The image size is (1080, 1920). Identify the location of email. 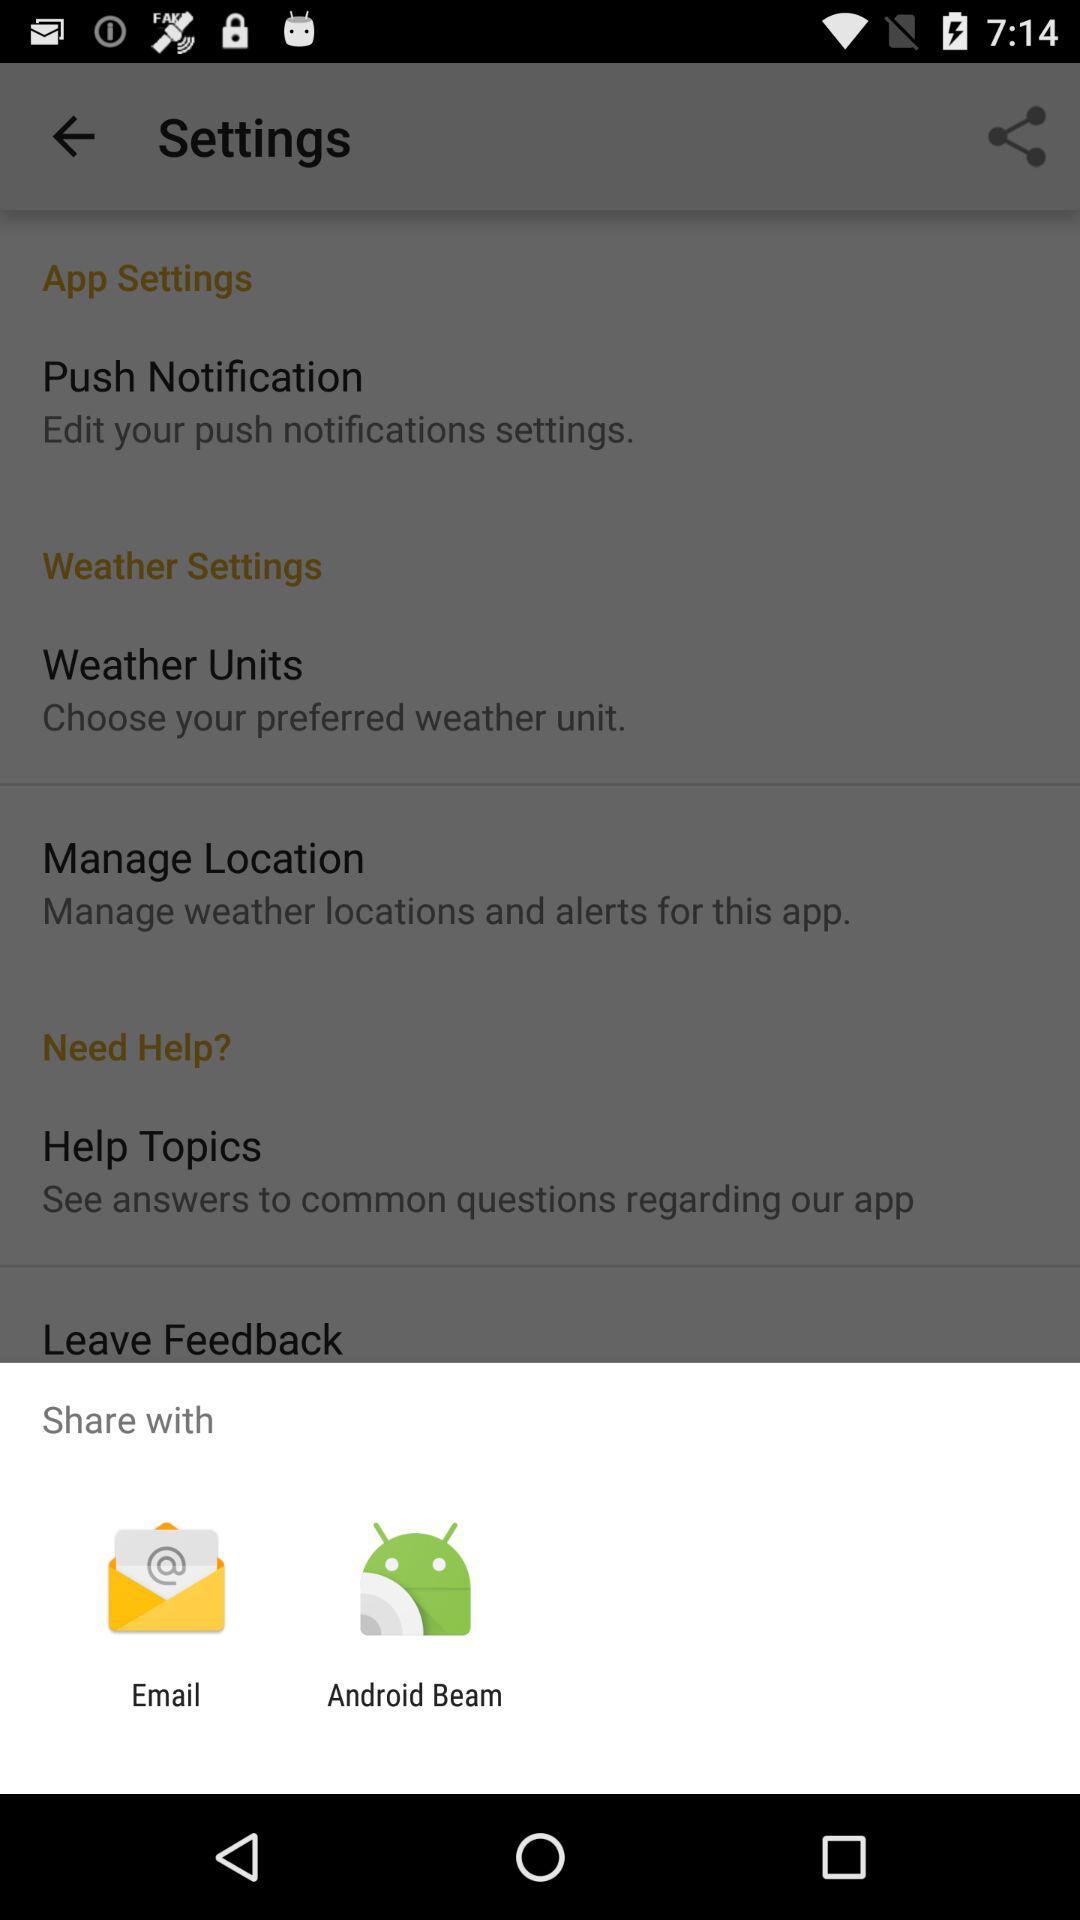
(165, 1711).